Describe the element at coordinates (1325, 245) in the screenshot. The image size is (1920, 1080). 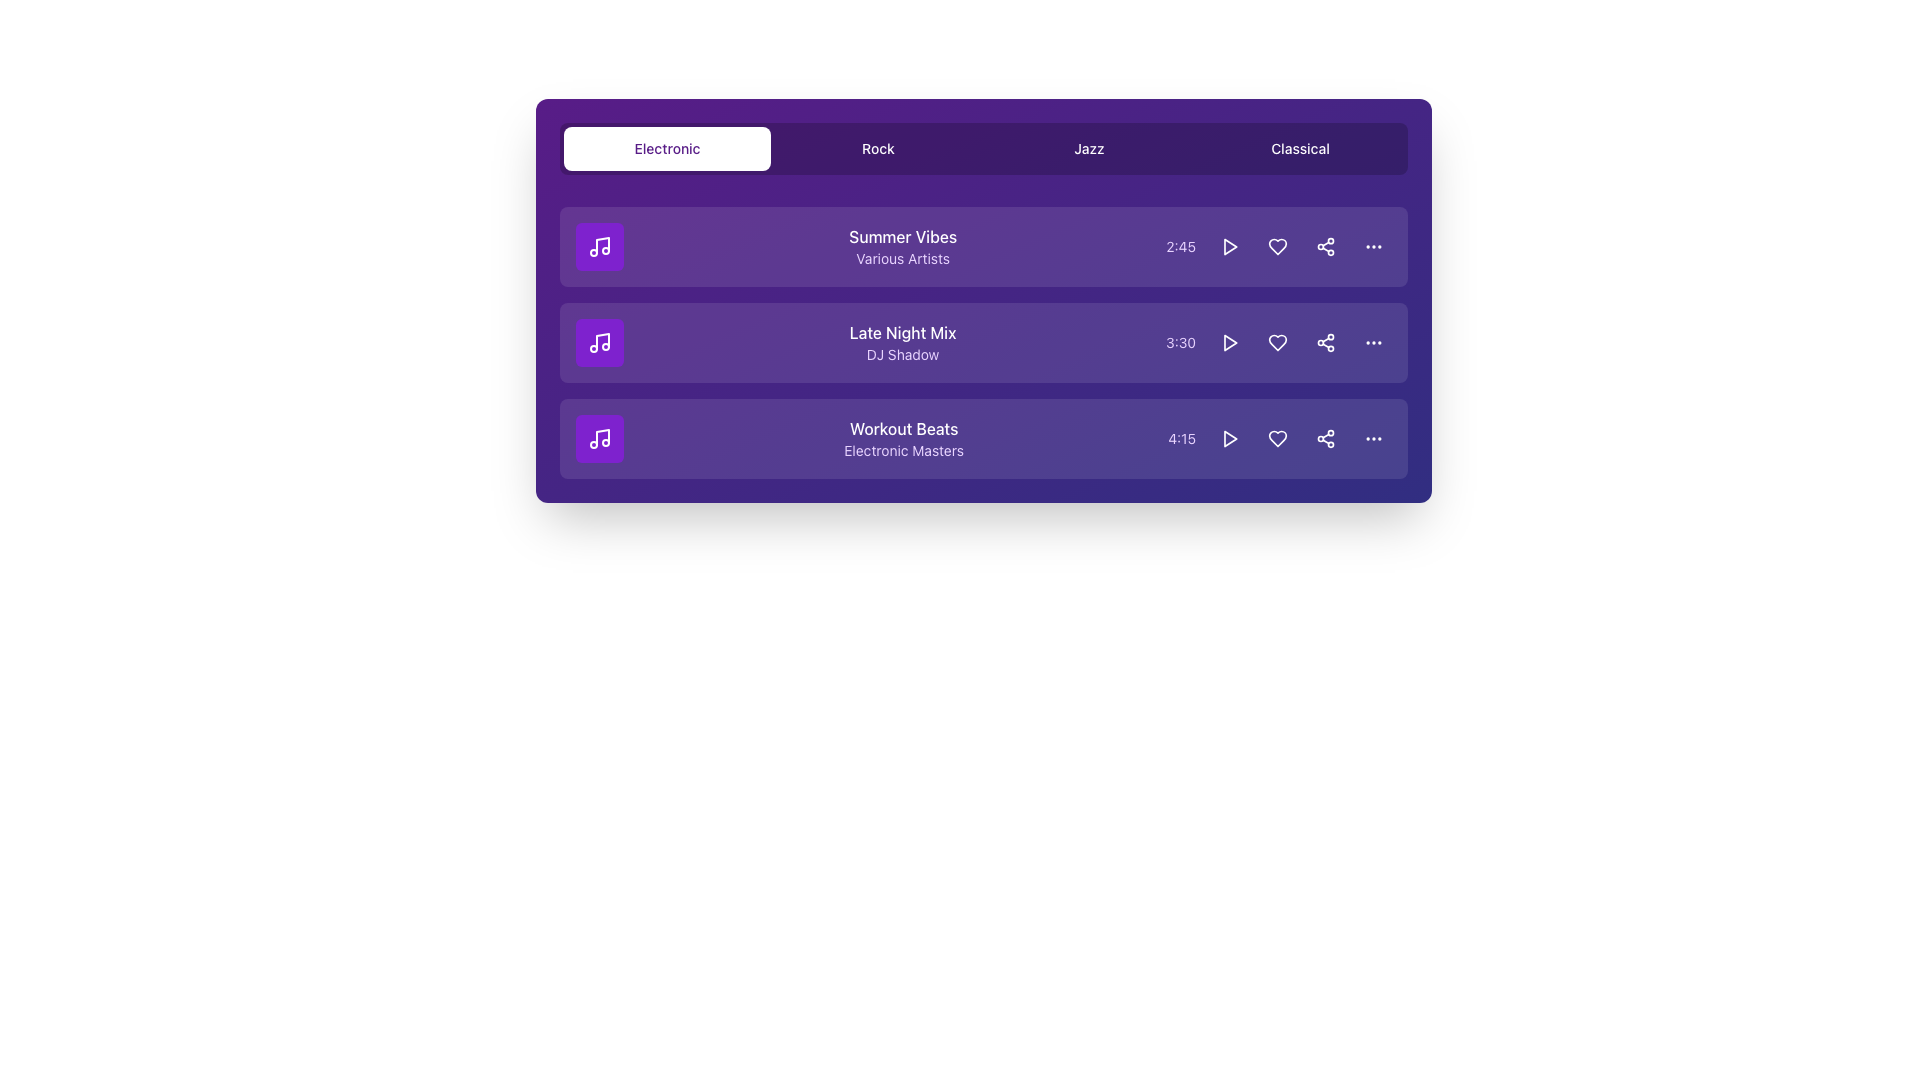
I see `the sharing icon button located to the right of the 'Summer Vibes' song entry in the song list` at that location.